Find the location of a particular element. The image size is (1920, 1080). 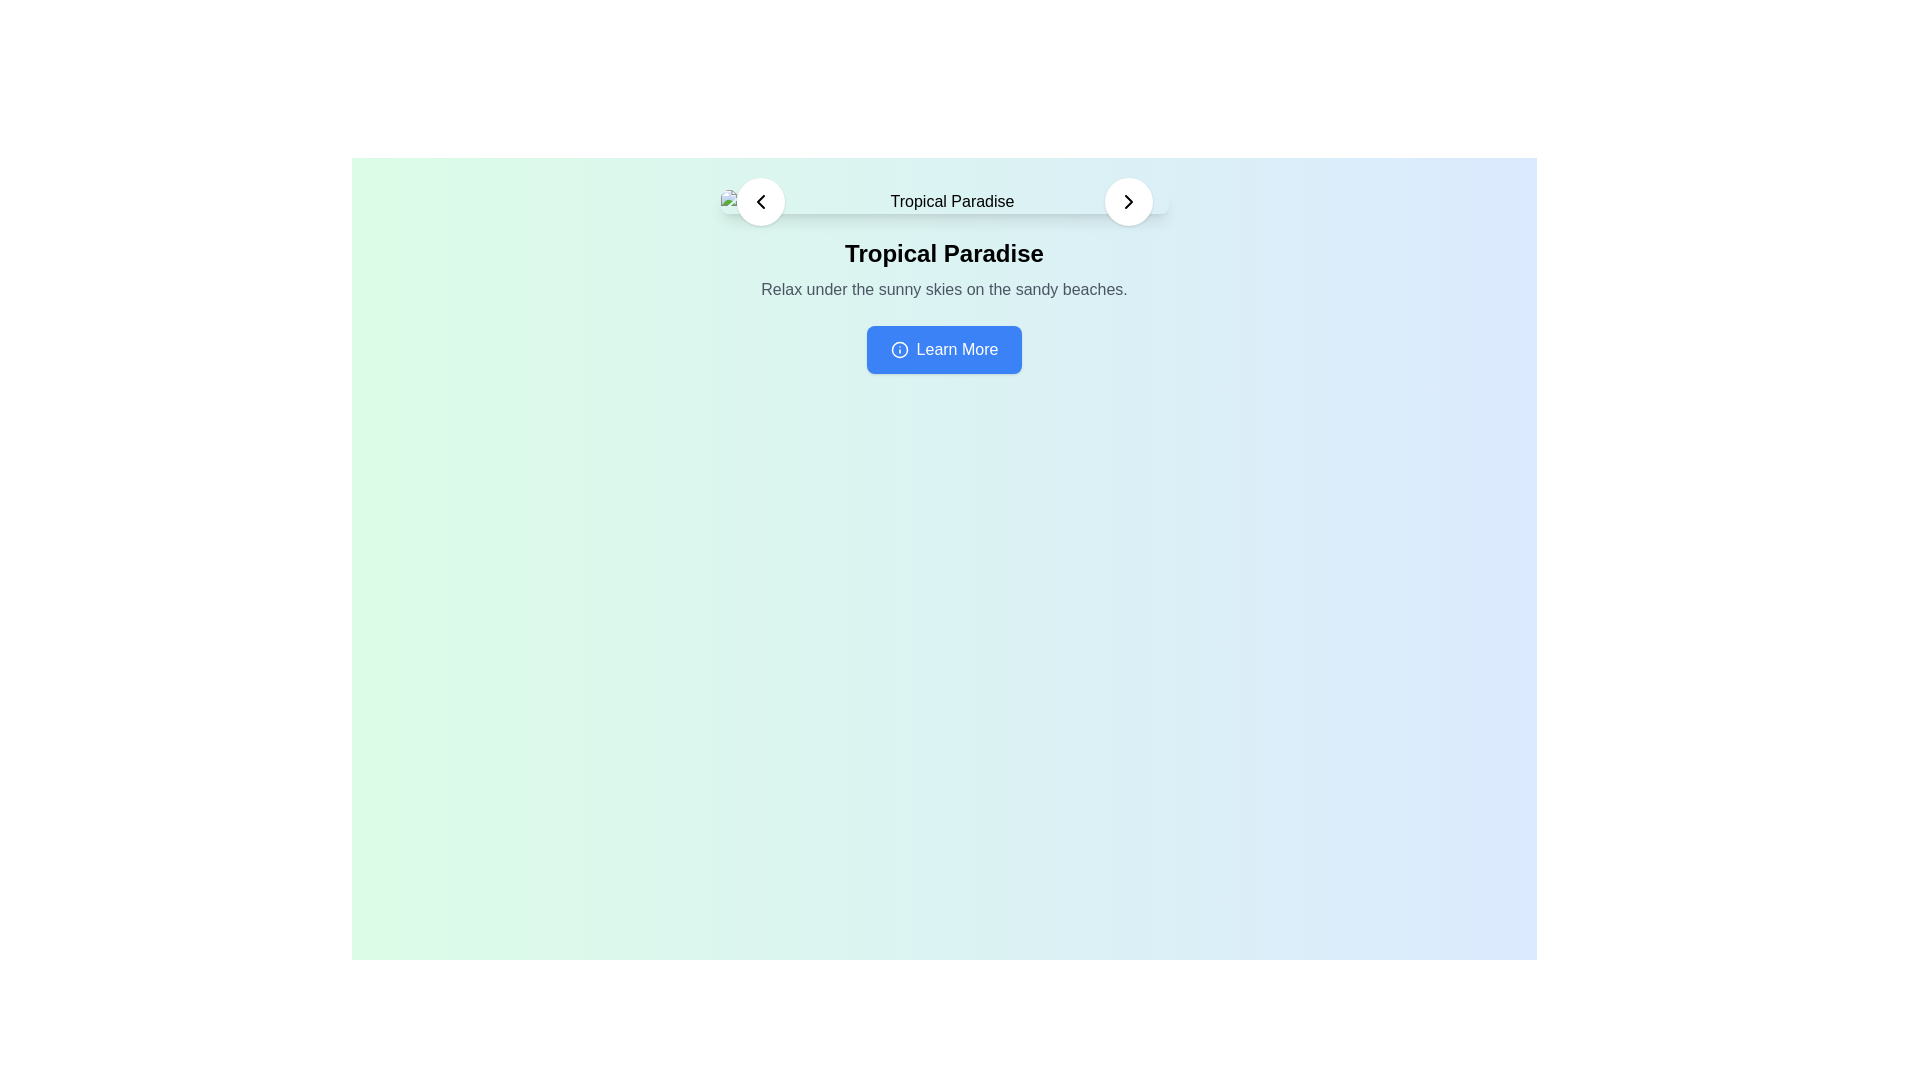

the round button with a white background and black chevron pointing to the right is located at coordinates (1128, 201).